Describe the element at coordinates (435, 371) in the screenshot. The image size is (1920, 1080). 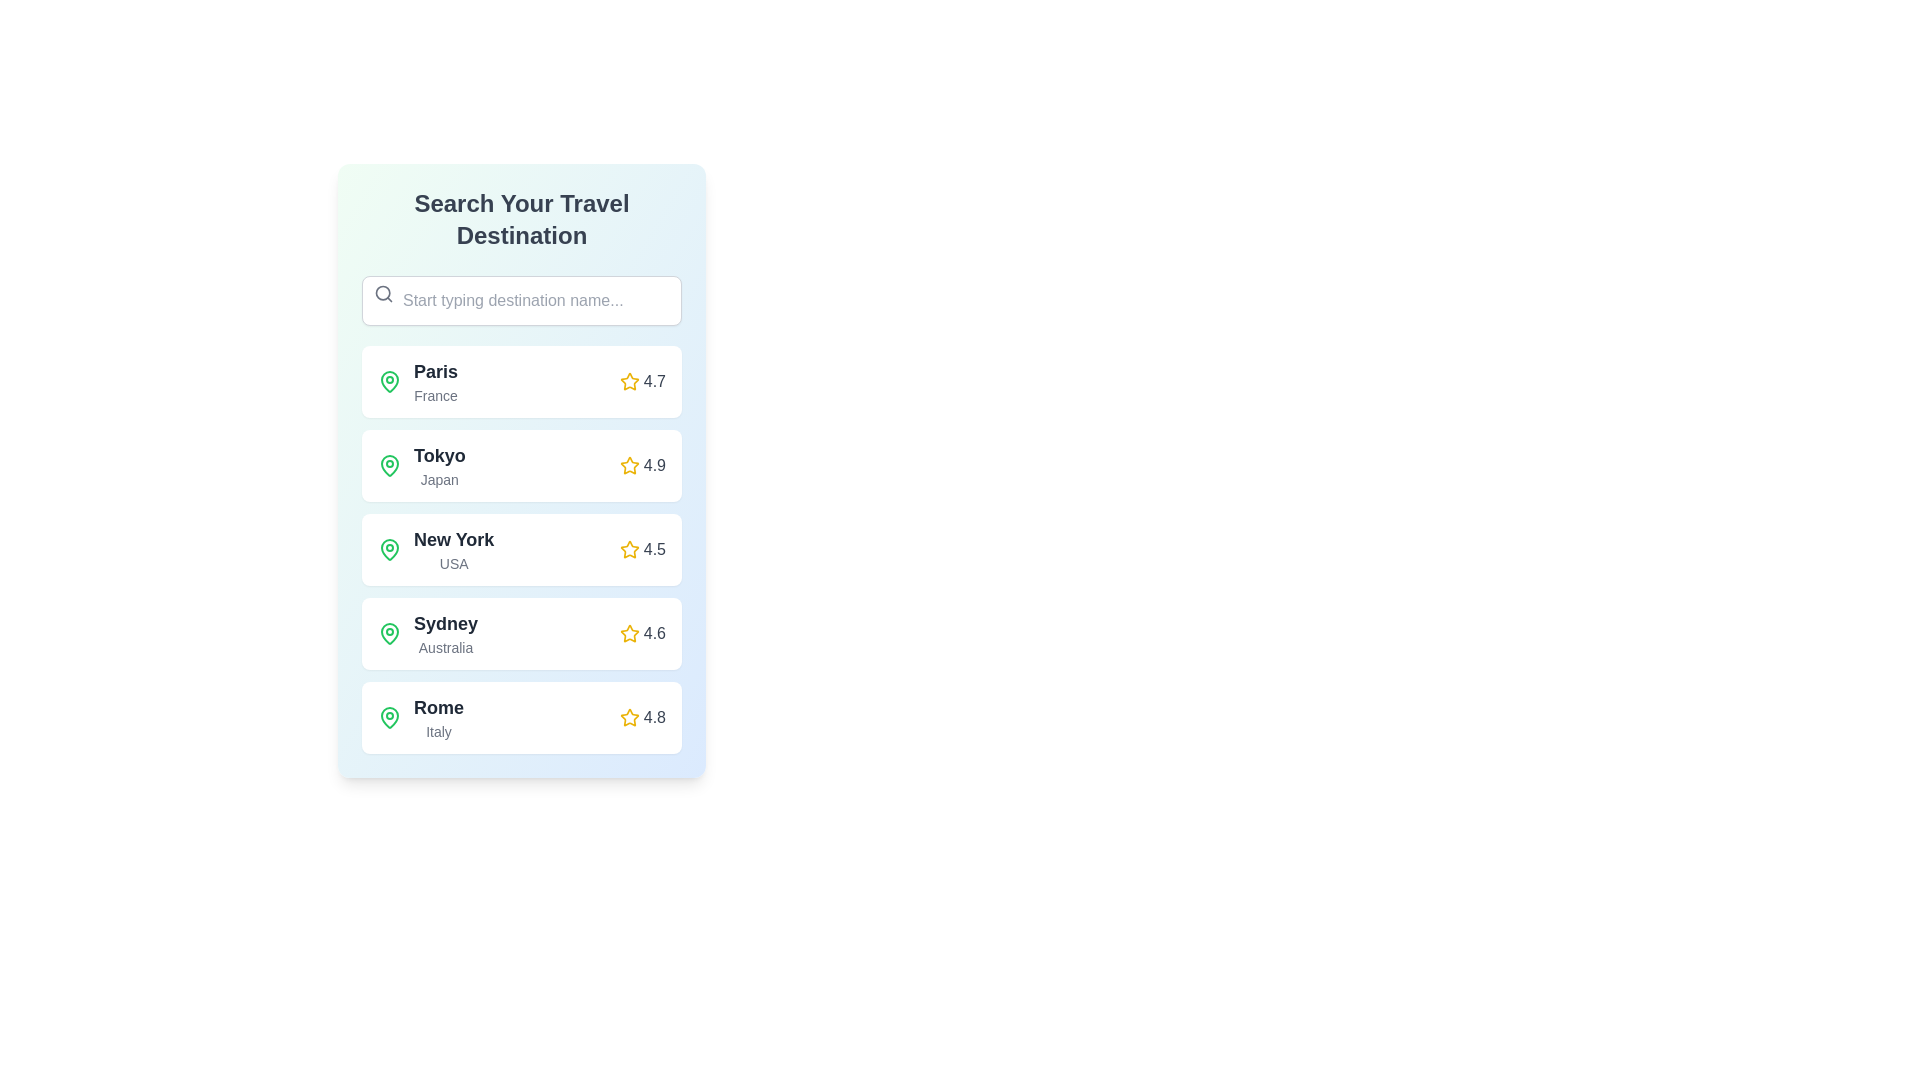
I see `the text label displaying the city name 'Paris', which is the topmost entry in a list of travel destinations, to access related elements in the entry` at that location.